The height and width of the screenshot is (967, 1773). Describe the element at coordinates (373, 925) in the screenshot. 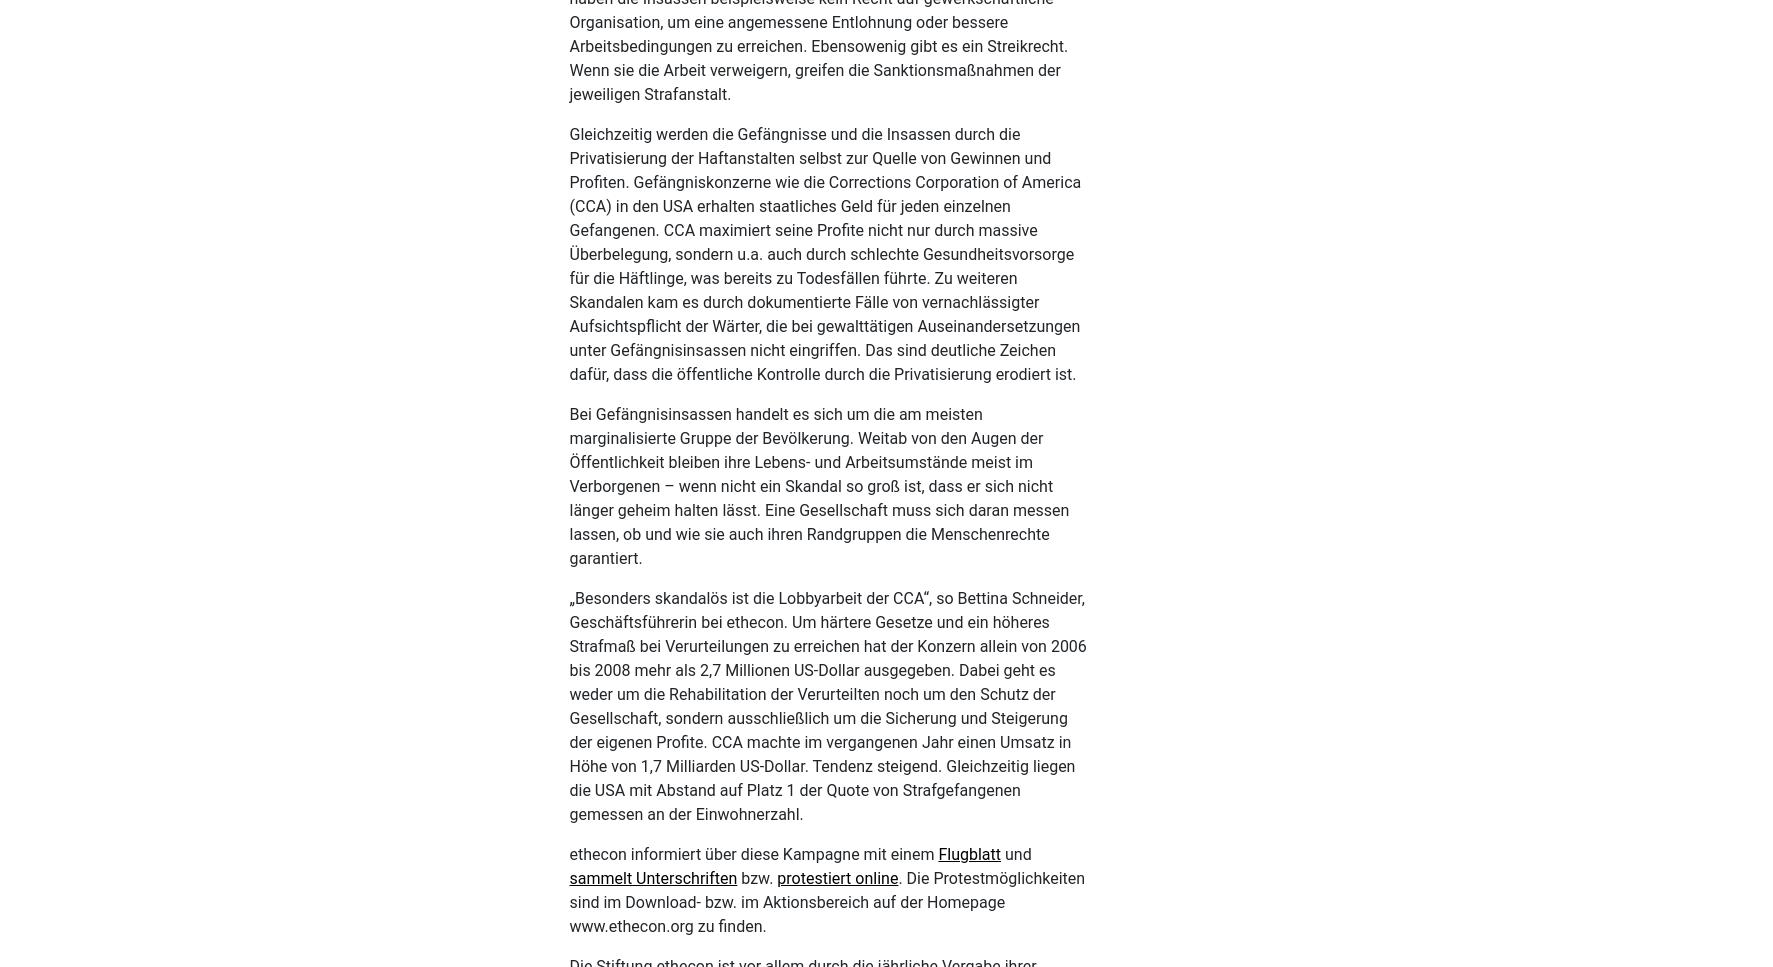

I see `'Powered by'` at that location.